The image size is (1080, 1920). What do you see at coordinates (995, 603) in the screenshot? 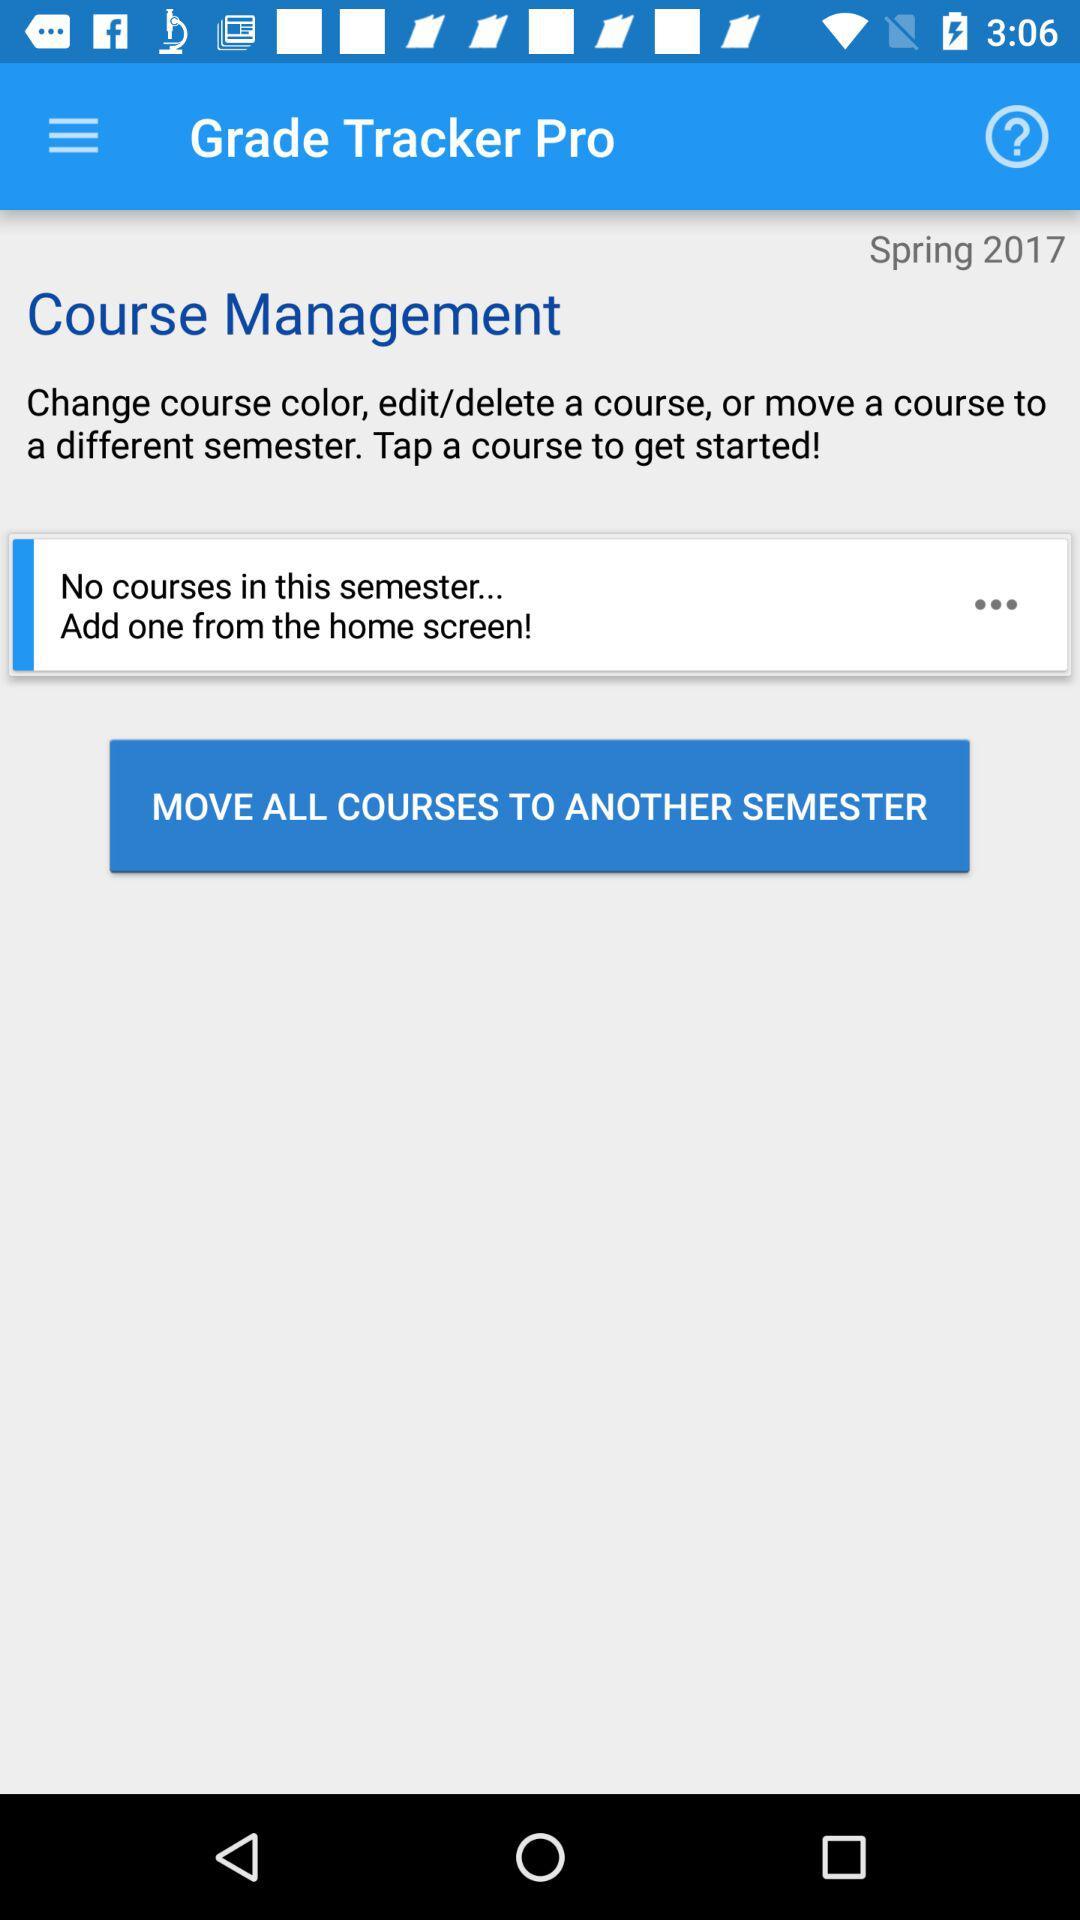
I see `more icon` at bounding box center [995, 603].